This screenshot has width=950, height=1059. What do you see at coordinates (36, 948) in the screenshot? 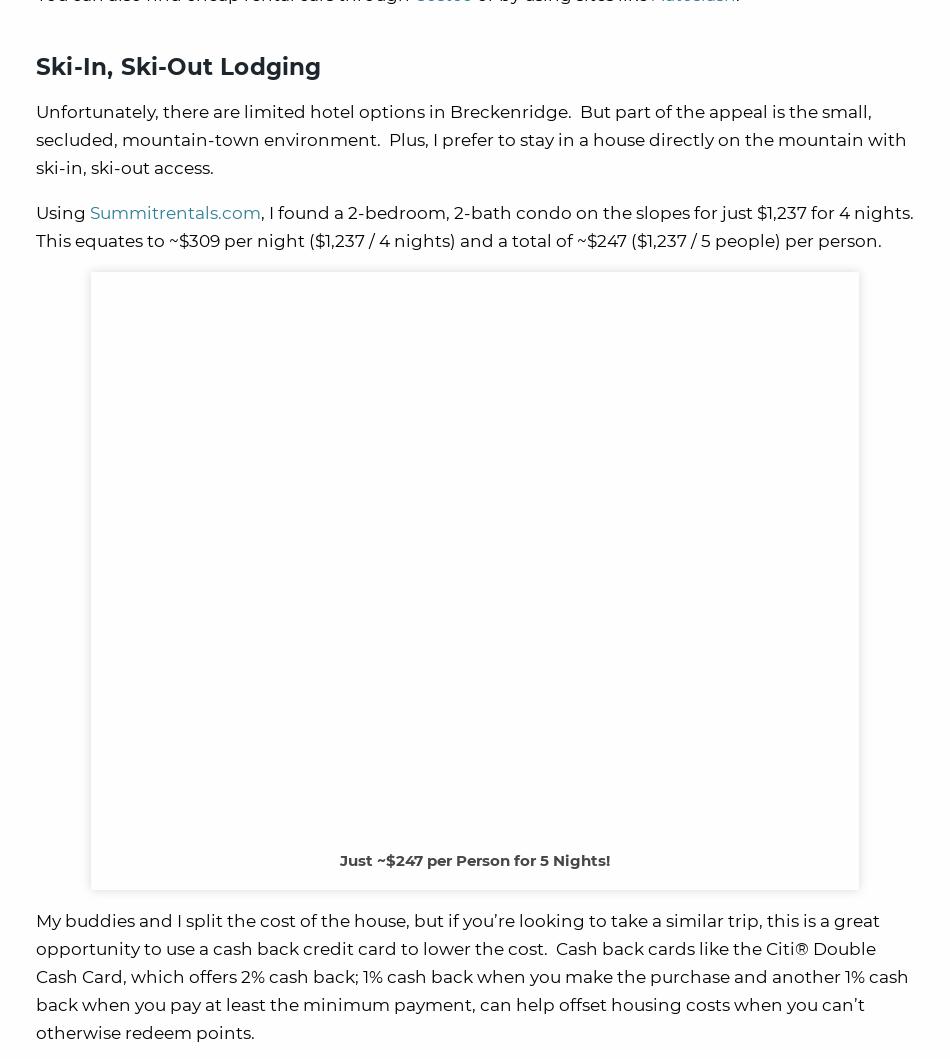
I see `'My buddies and I split the cost of the house, but if you’re looking to take a similar trip, this is a great opportunity to use a cash back credit card to lower the cost.  Cash back cards like the Citi® Double Cash Card, which offers 2% cash back; 1% cash back'` at bounding box center [36, 948].